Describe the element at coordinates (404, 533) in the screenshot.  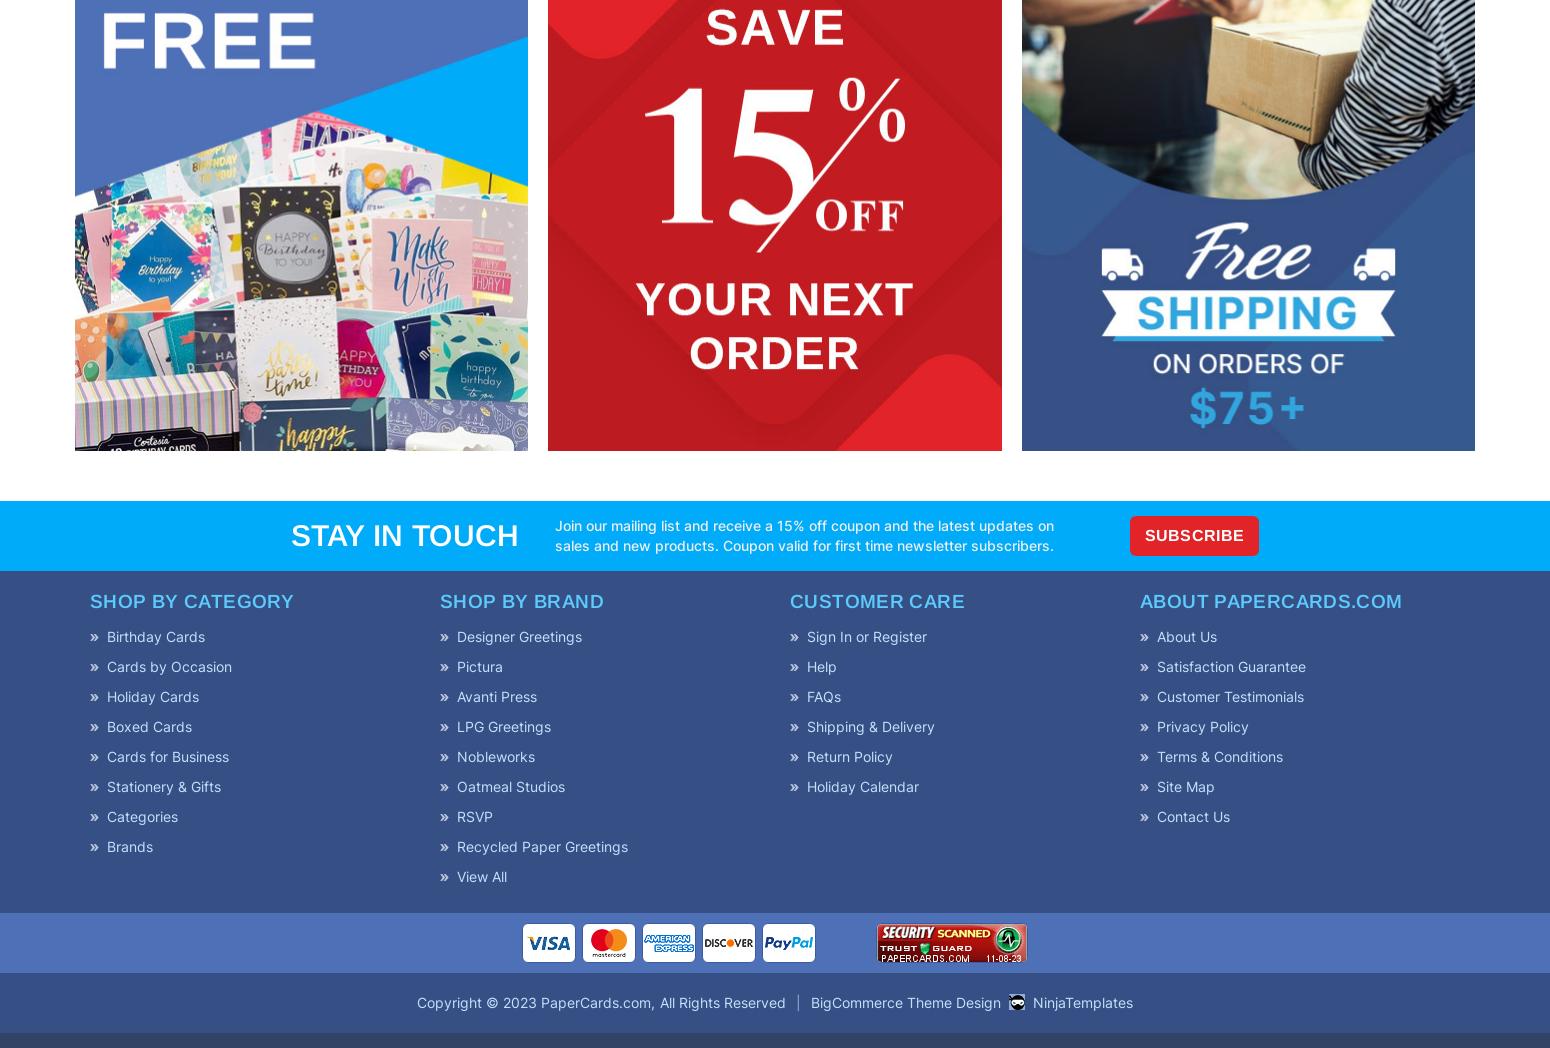
I see `'Stay In Touch'` at that location.